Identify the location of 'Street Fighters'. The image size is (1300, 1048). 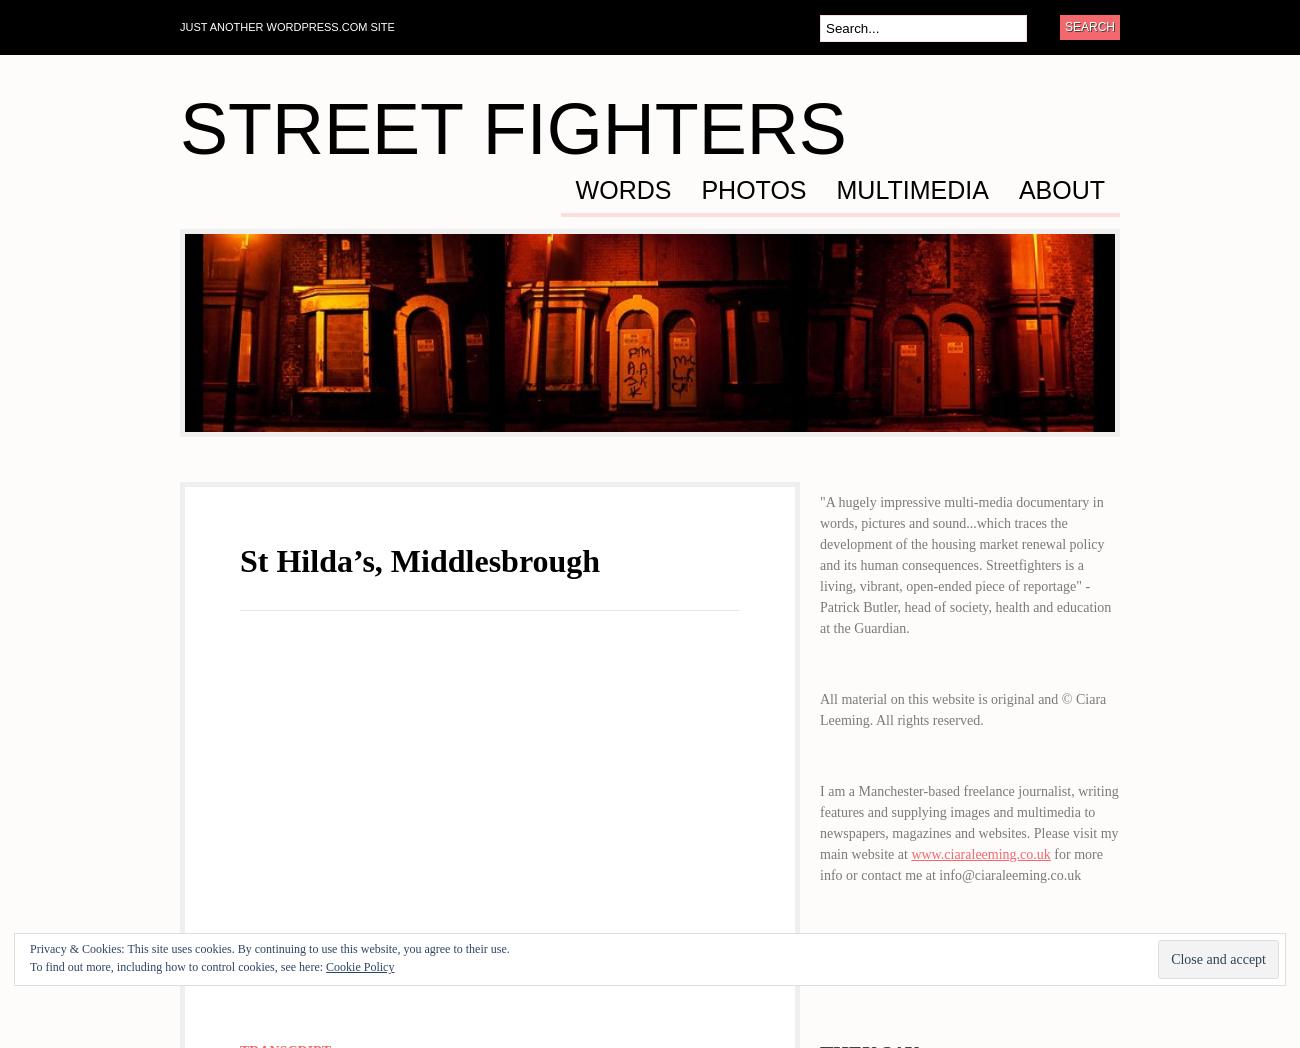
(512, 128).